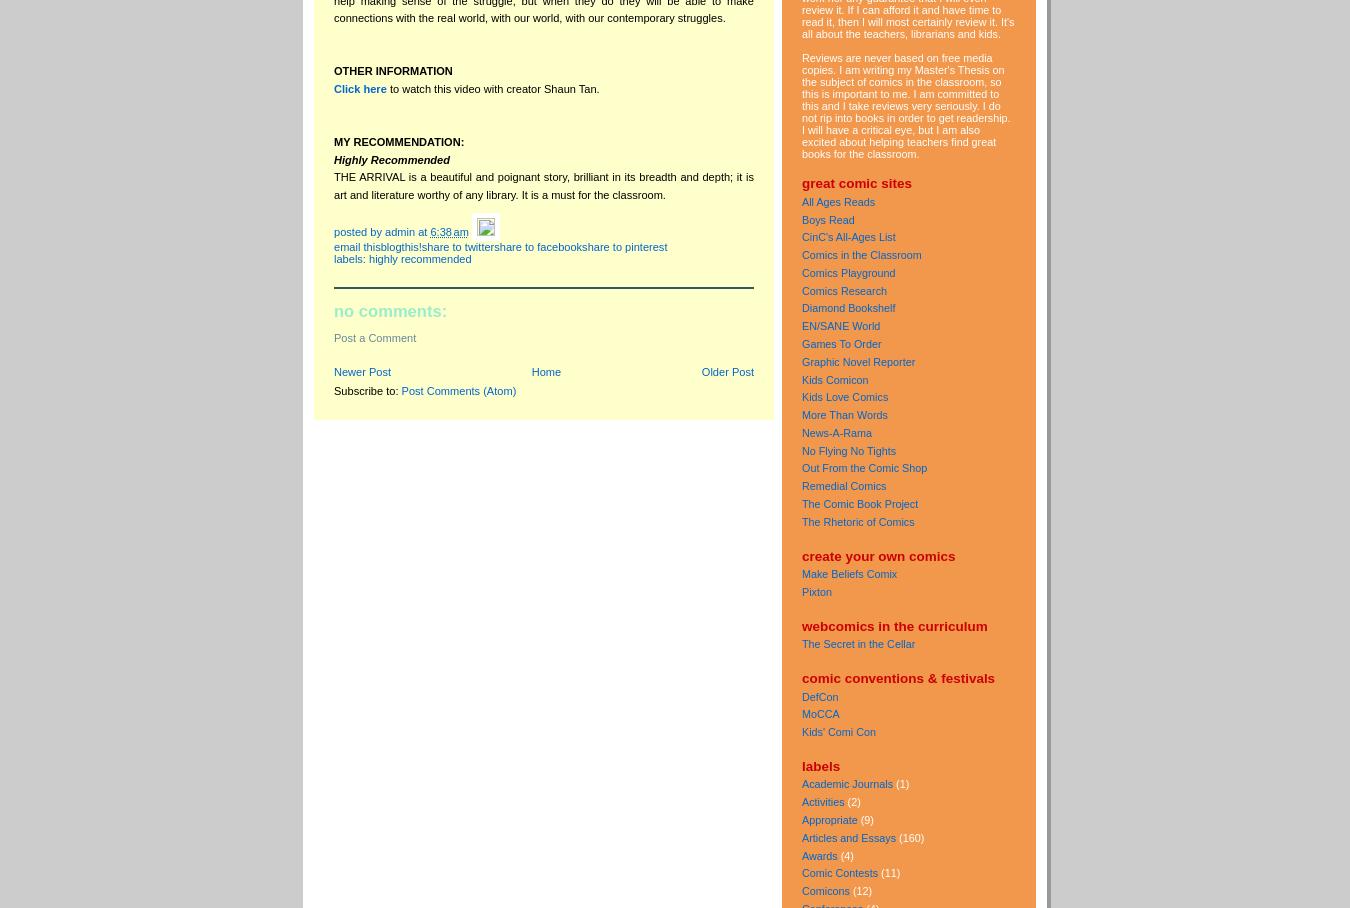 This screenshot has width=1350, height=908. Describe the element at coordinates (802, 782) in the screenshot. I see `'Academic Journals'` at that location.